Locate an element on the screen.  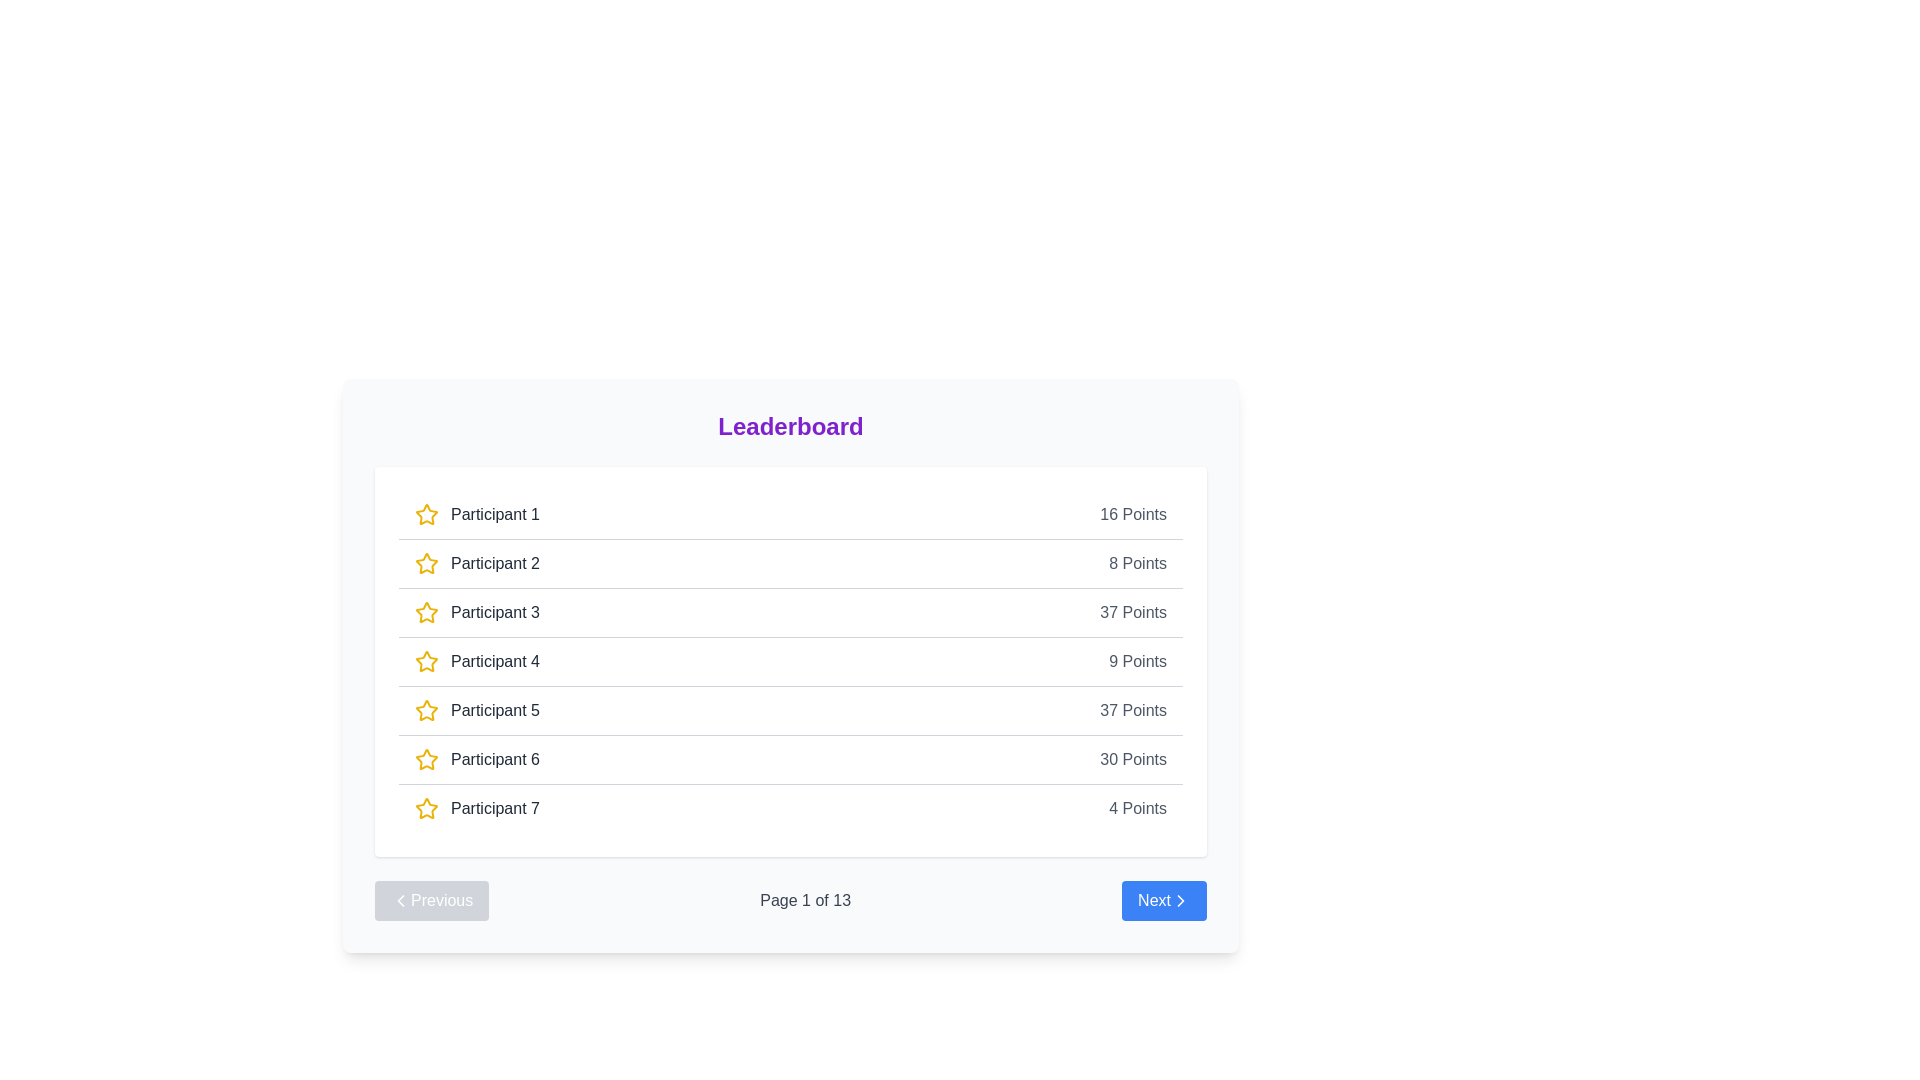
the bold yellow star icon located to the left of the 'Participant 5' label in the leaderboard table is located at coordinates (426, 709).